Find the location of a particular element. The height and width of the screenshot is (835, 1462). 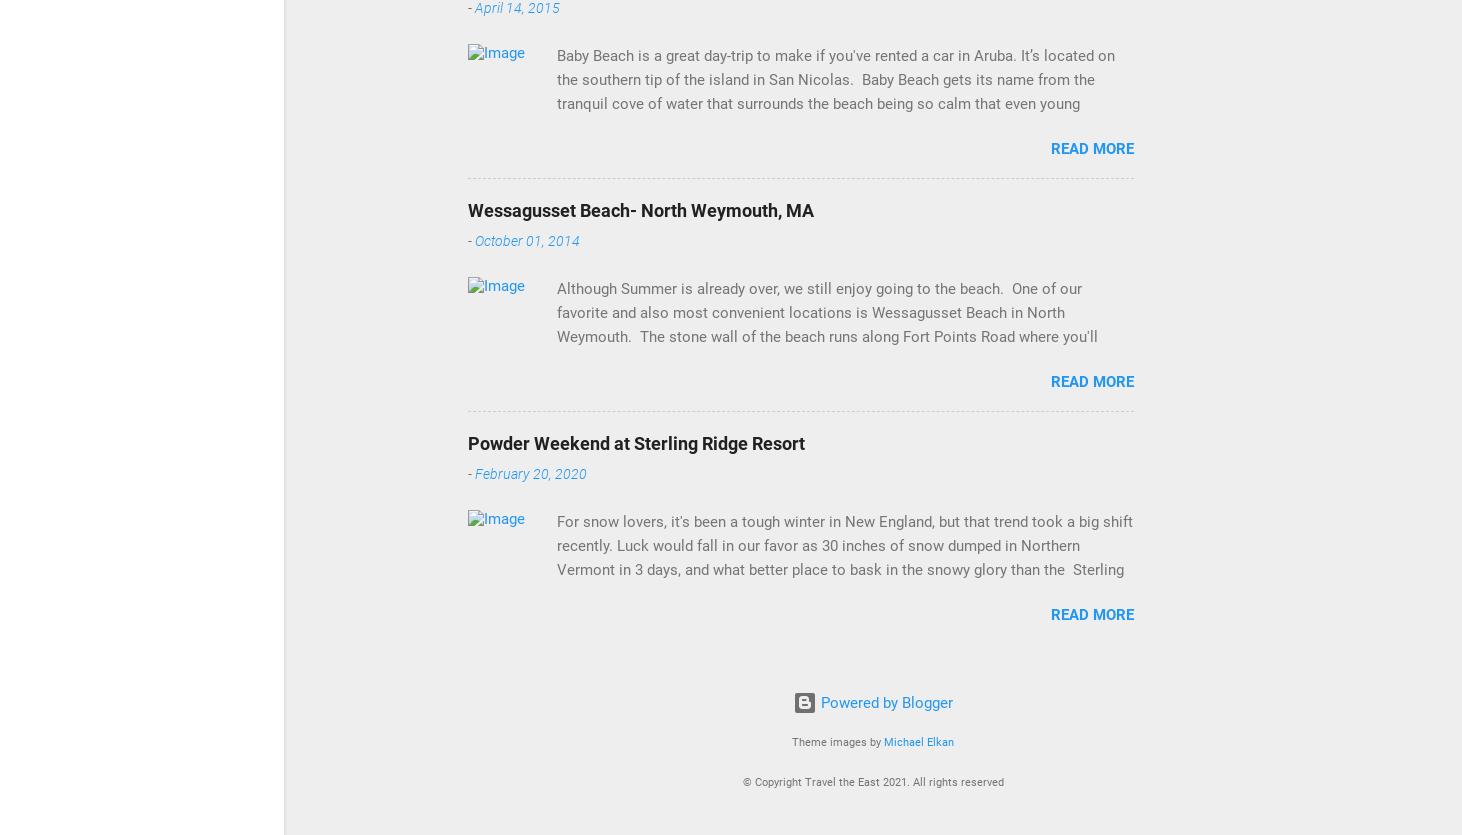

'Baby Beach  is a great day-trip to make if you've rented a car in Aruba. It’s located on the southern tip of the island in San Nicolas.  Baby Beach gets its name from the tranquil cove of water that surrounds the beach being so calm that even young children are safe to swim in it.            The drive down from the hotel area  takes around 40 minutes. It’s a fun ride down stopping at the shops in Oranjestad or checking out one of the more local restaurants once you get south of the airport. Directions in Aruba are pretty easy to follow. There are only a few highway-type roads and because it’s a small island, you can usually find the water as a point of reference if you get off-route.          Baby beach definitely has a unique look to it, as the rough ocean flows into a protected, horseshoe shaped cove where everyone swims around.  Because there are only a few hotels nearby, the beach has a local flair. However you’ll see plenty of tourists and guided tours as well. There are als' is located at coordinates (841, 187).